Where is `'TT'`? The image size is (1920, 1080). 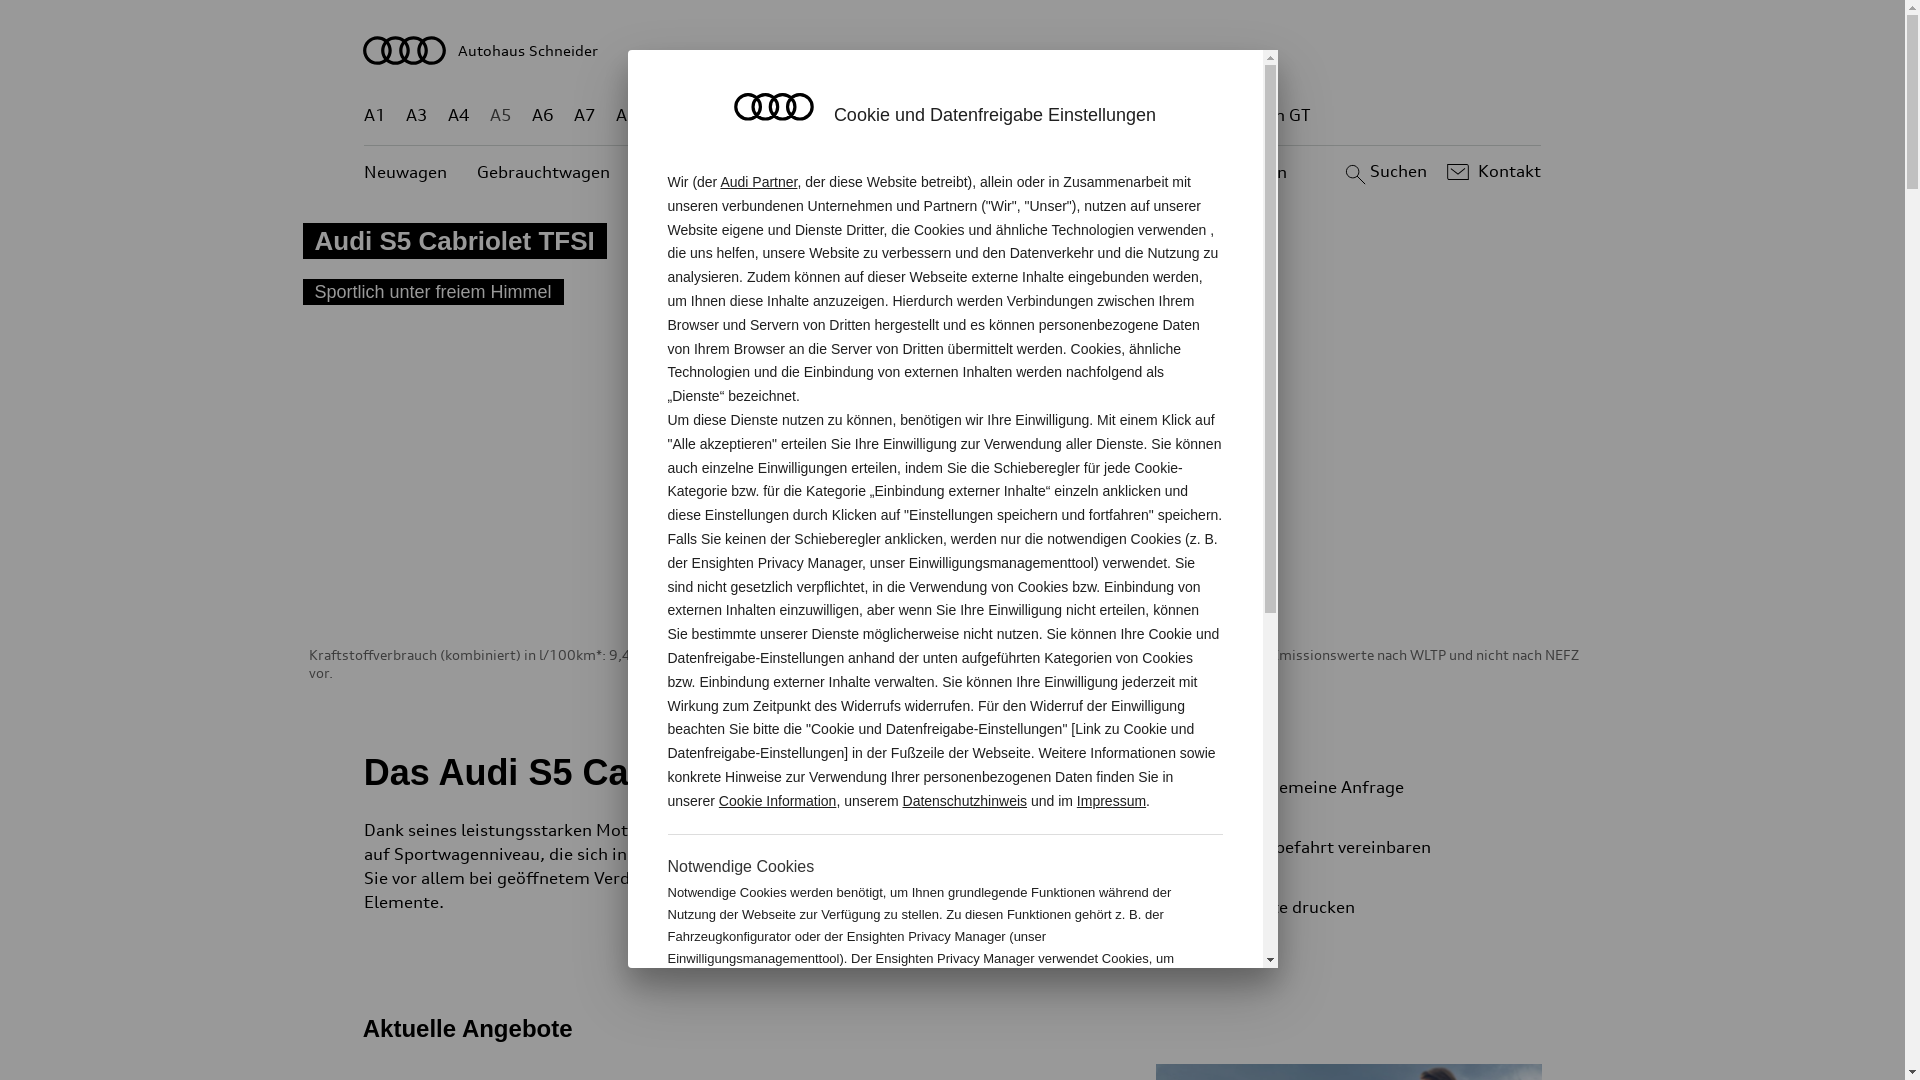 'TT' is located at coordinates (1074, 115).